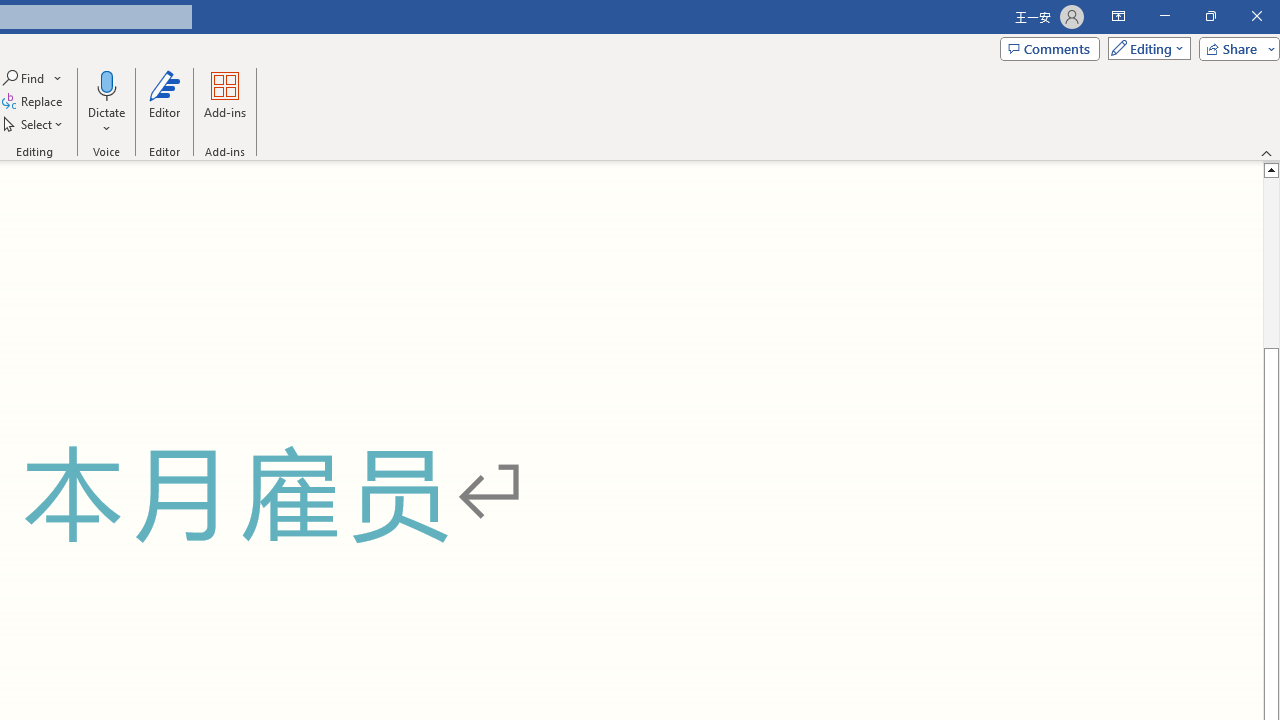  Describe the element at coordinates (1255, 16) in the screenshot. I see `'Close'` at that location.